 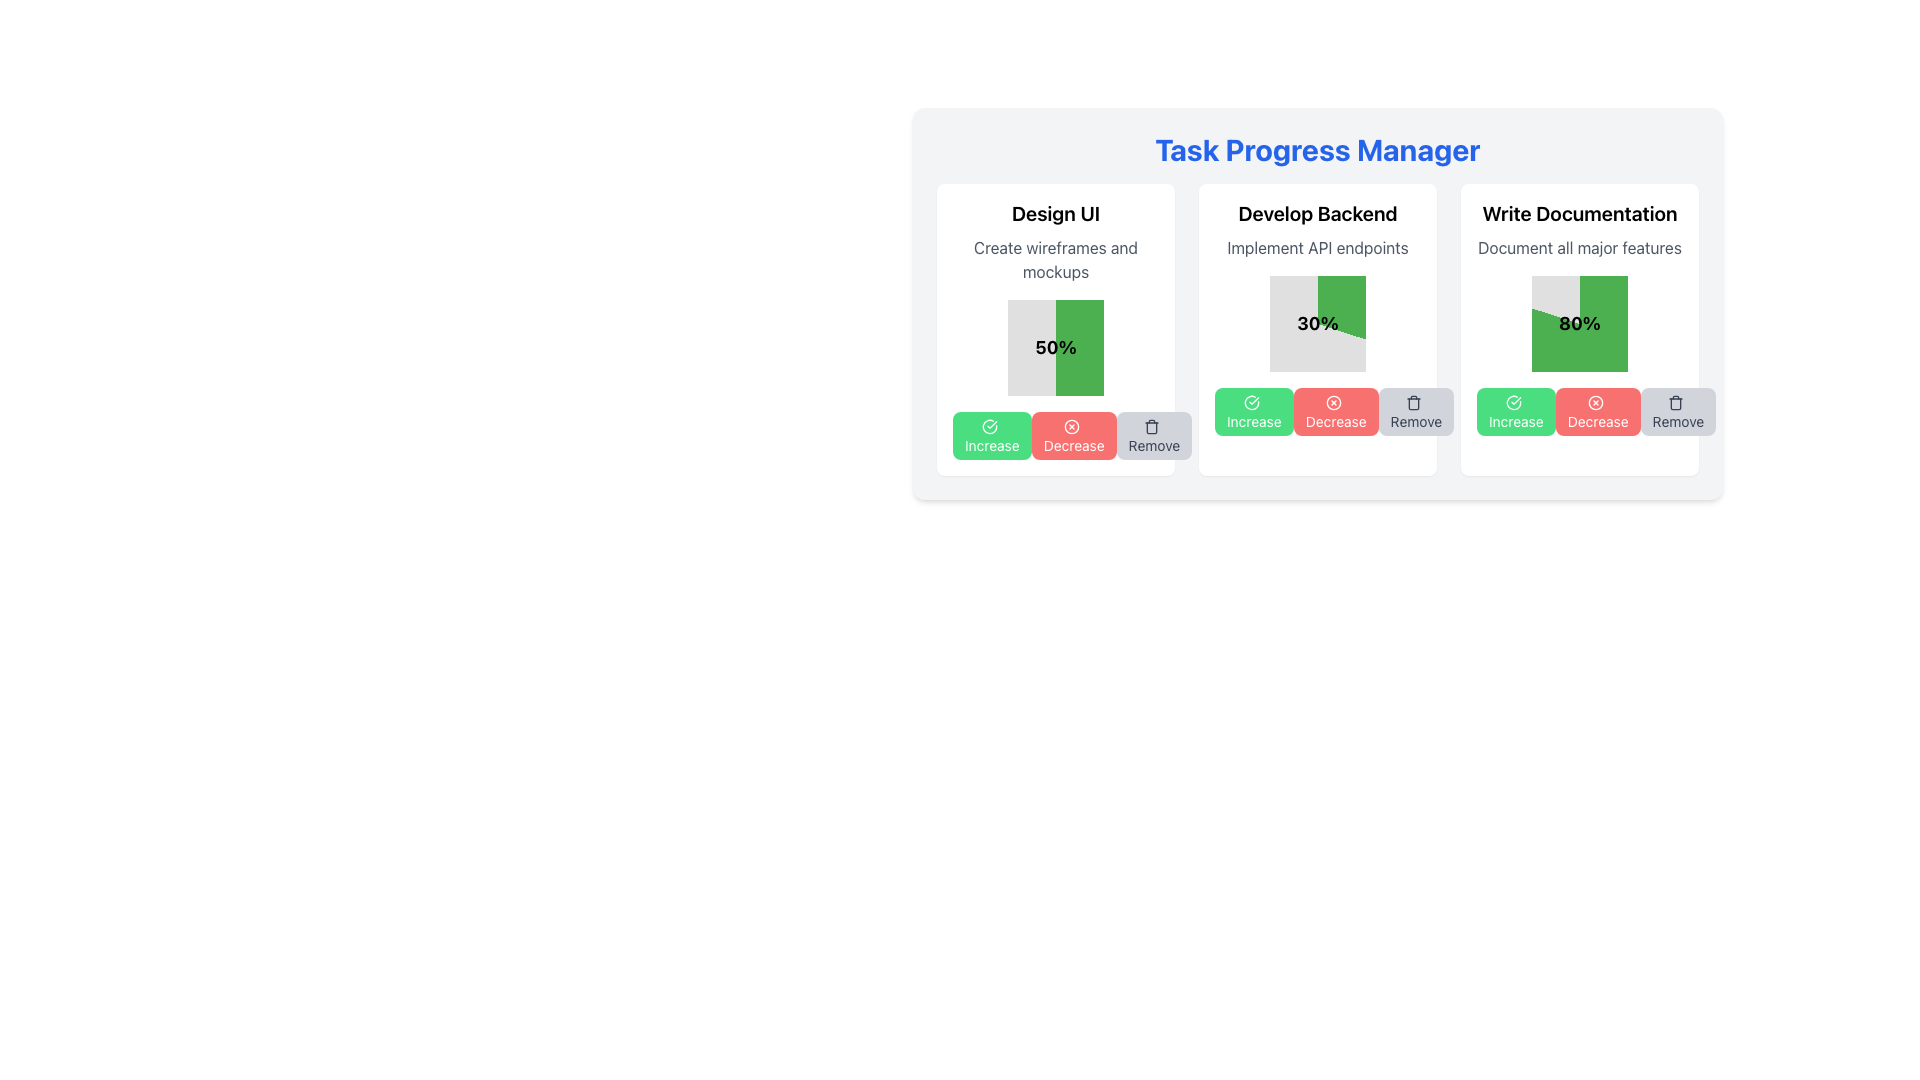 I want to click on the bold text label displaying 'Design UI' at the top of the white rounded box card layout, so click(x=1055, y=213).